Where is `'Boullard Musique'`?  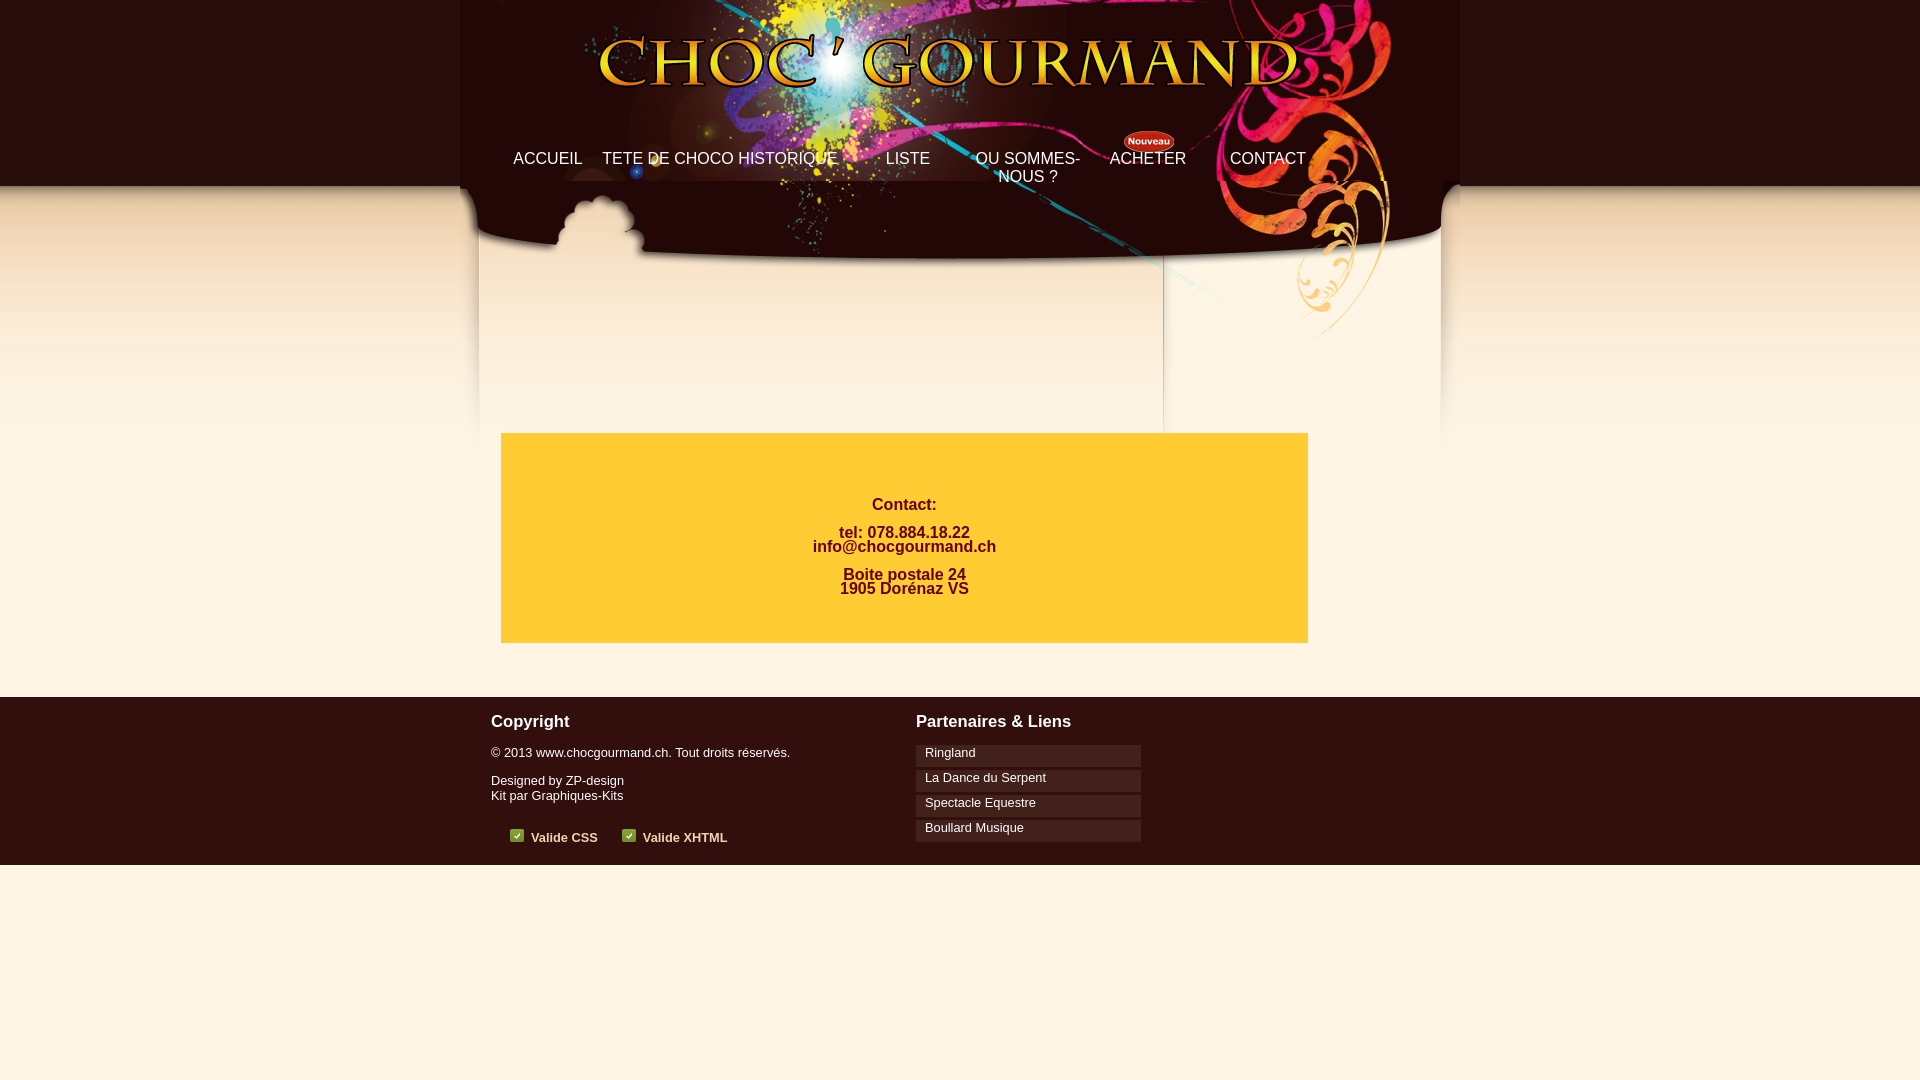 'Boullard Musique' is located at coordinates (969, 825).